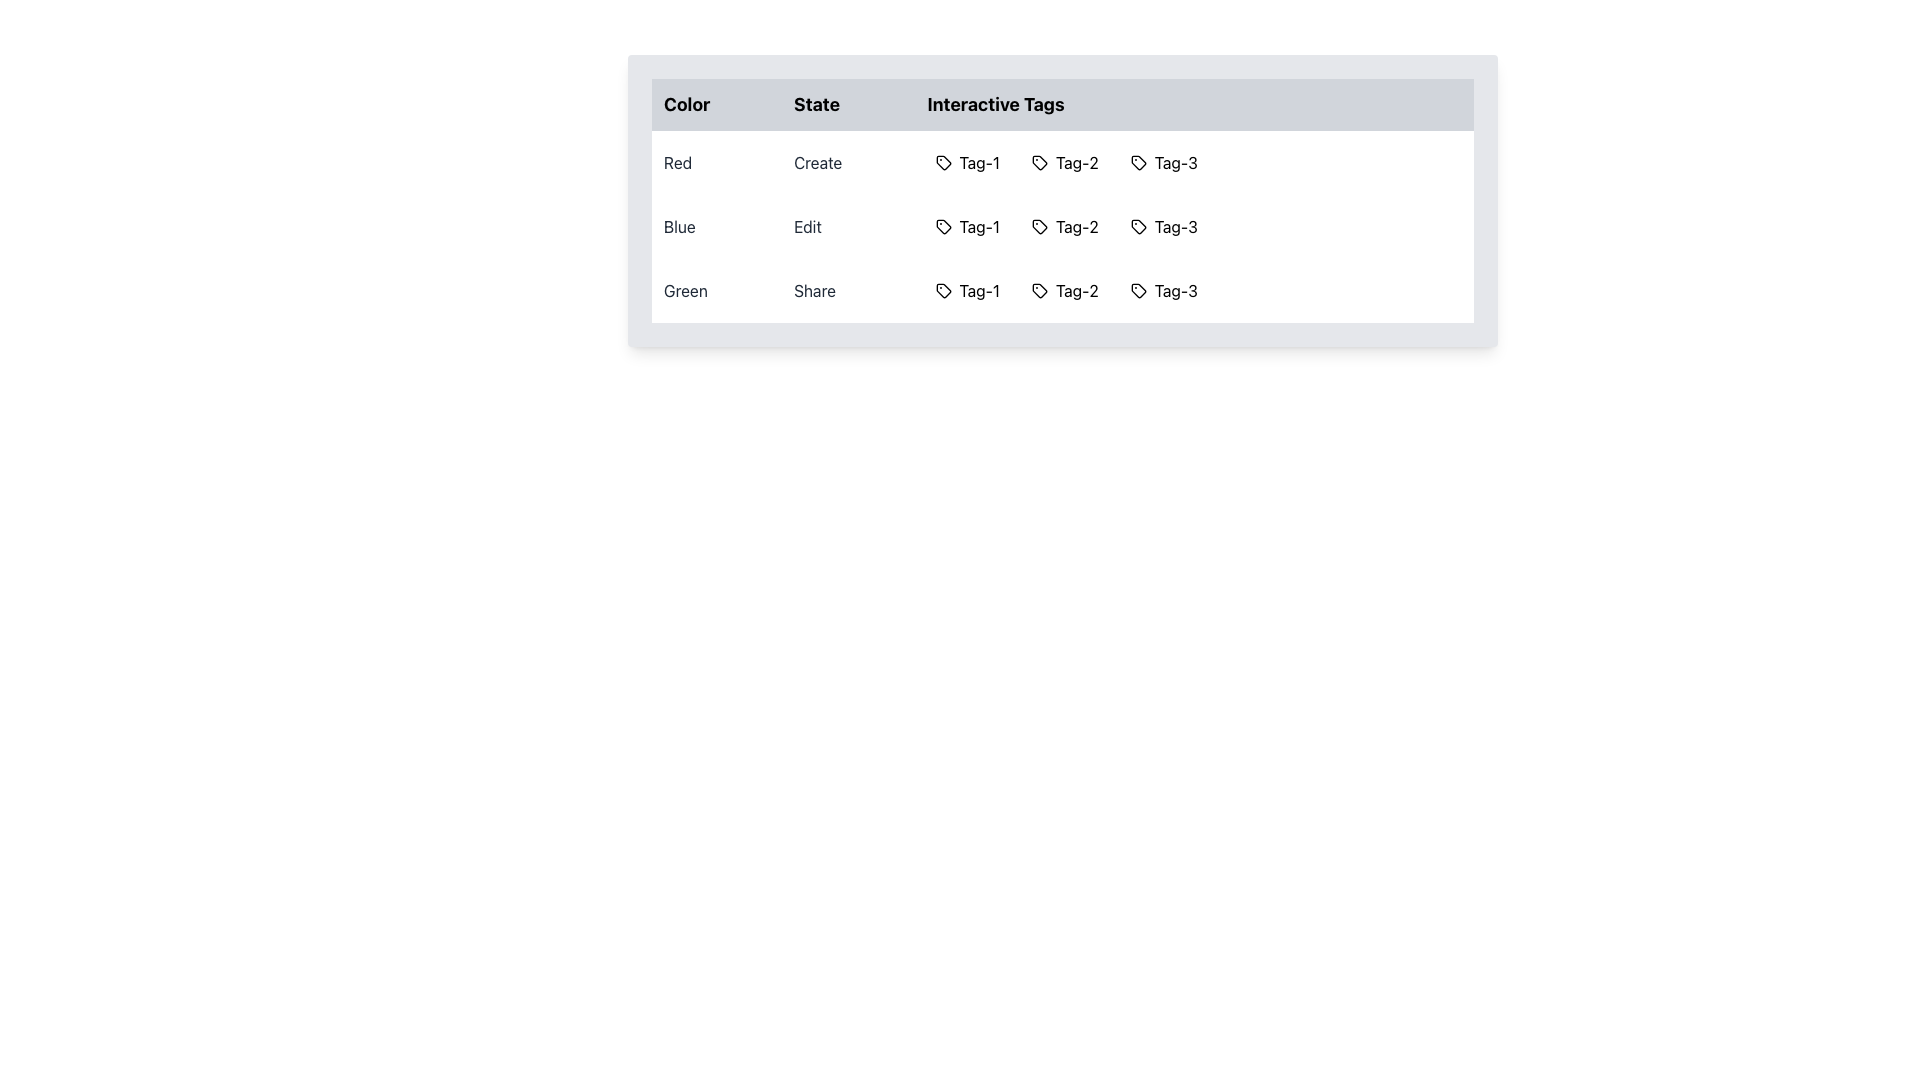 The image size is (1920, 1080). I want to click on the text label displaying 'Tag-2' in the 'Interactive Tags' column, which is styled in black font on a blue background, located in the fourth column and second row of the table, so click(1076, 226).